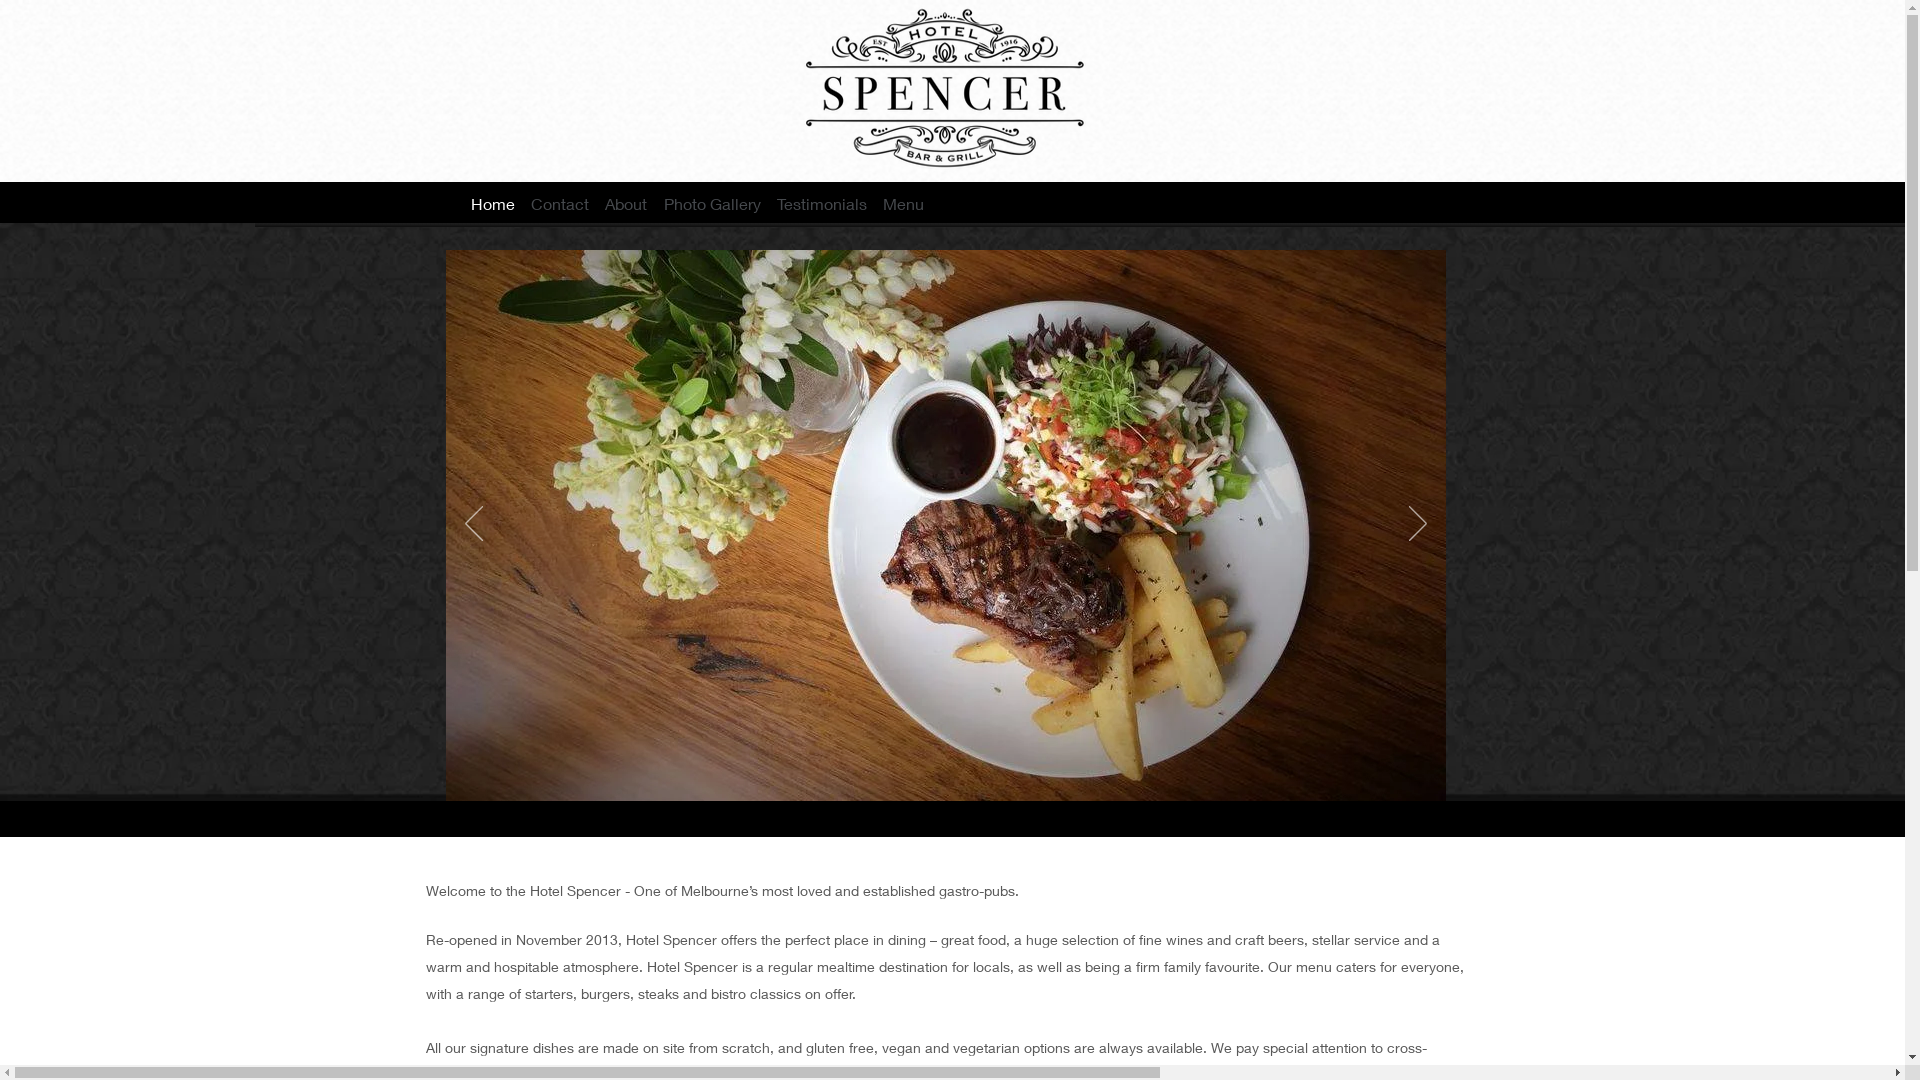  Describe the element at coordinates (560, 204) in the screenshot. I see `'Contact'` at that location.